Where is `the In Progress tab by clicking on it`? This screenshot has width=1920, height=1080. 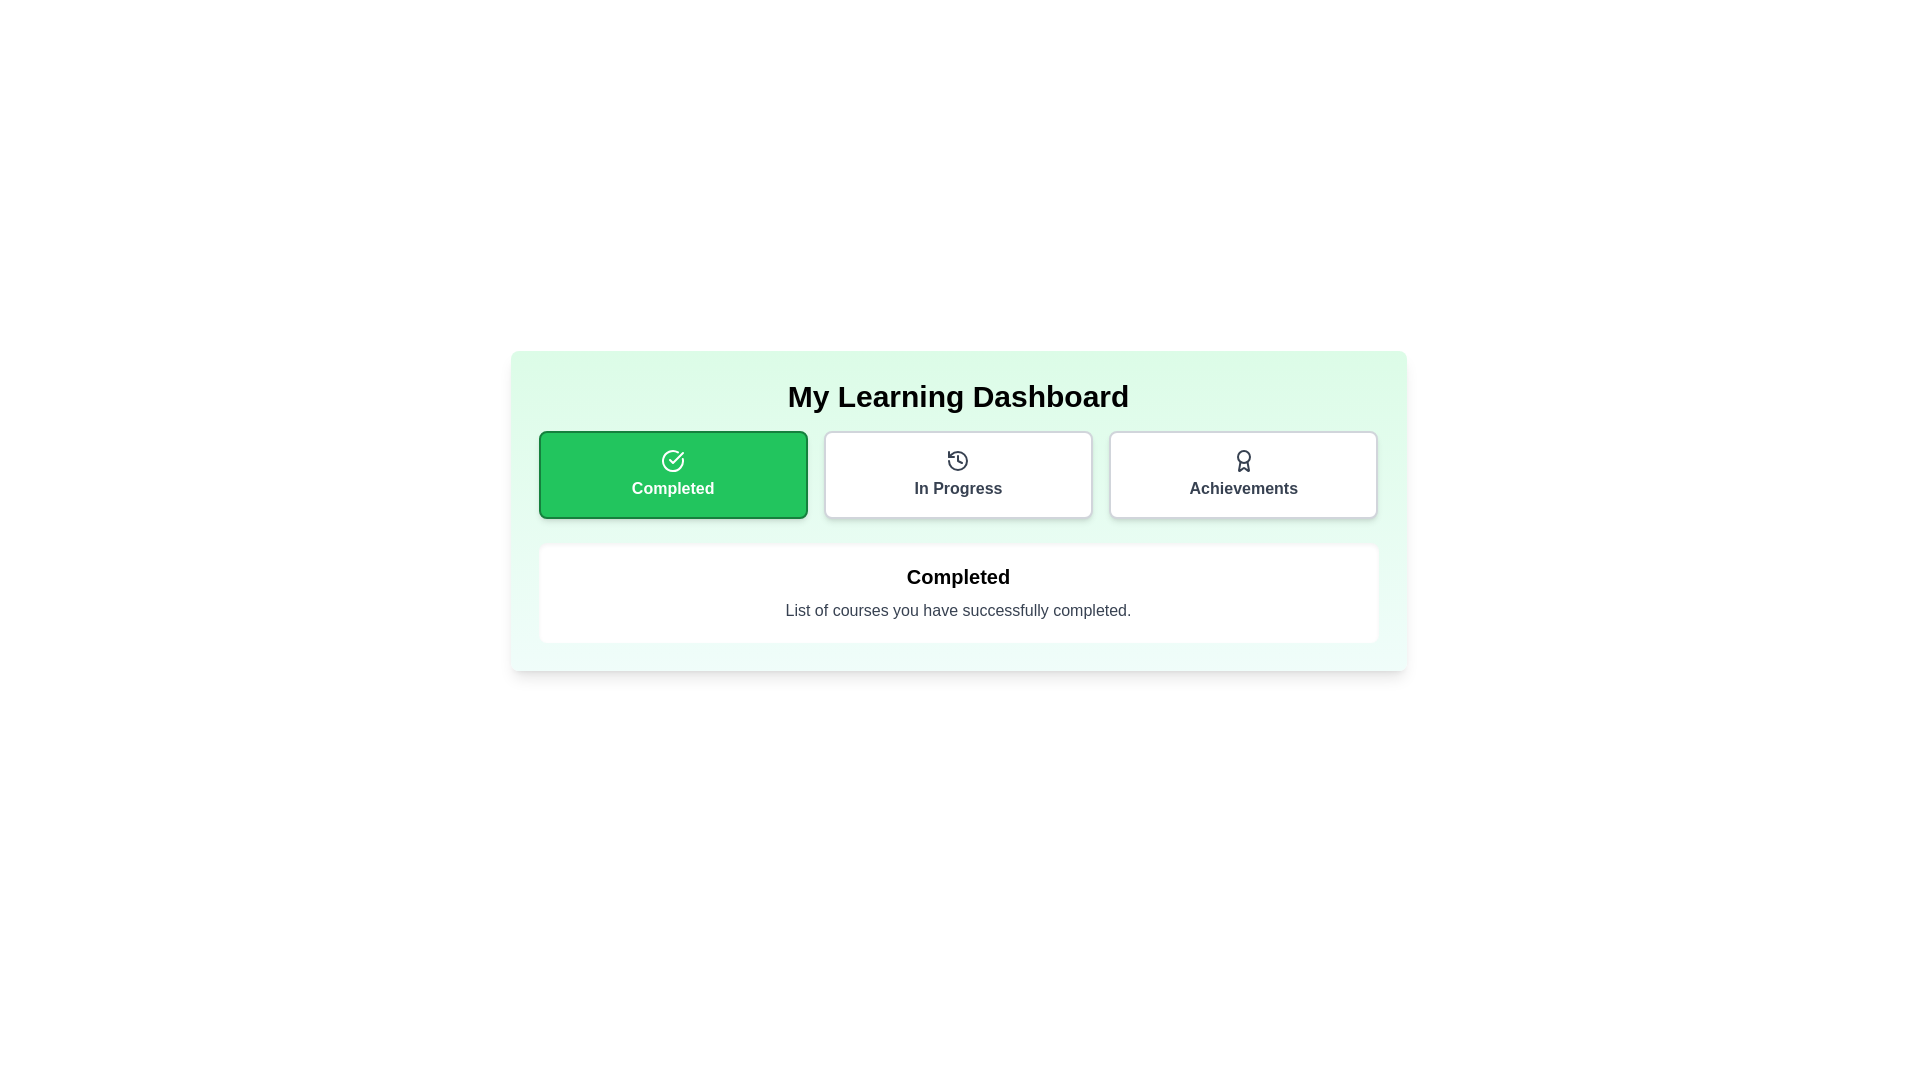
the In Progress tab by clicking on it is located at coordinates (957, 474).